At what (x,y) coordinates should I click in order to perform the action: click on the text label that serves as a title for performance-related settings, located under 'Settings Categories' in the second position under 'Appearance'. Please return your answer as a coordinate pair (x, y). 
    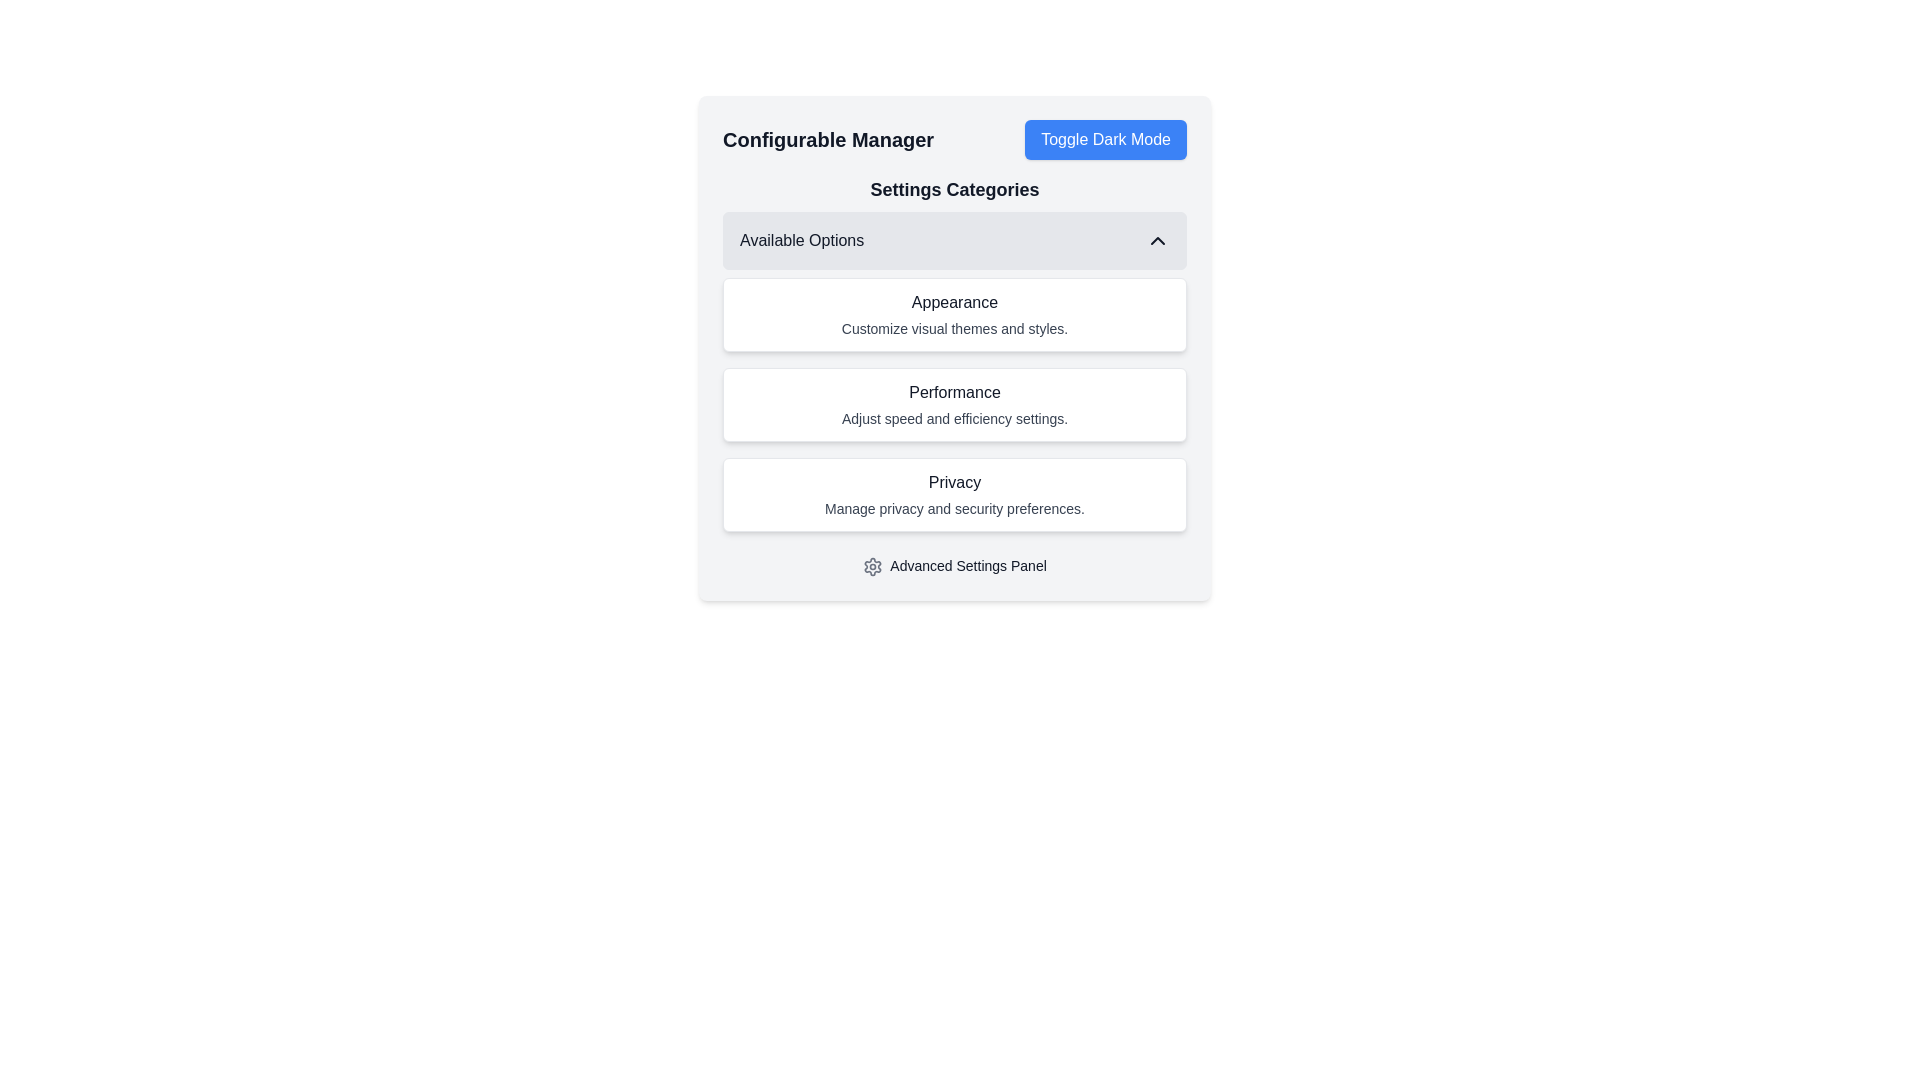
    Looking at the image, I should click on (954, 393).